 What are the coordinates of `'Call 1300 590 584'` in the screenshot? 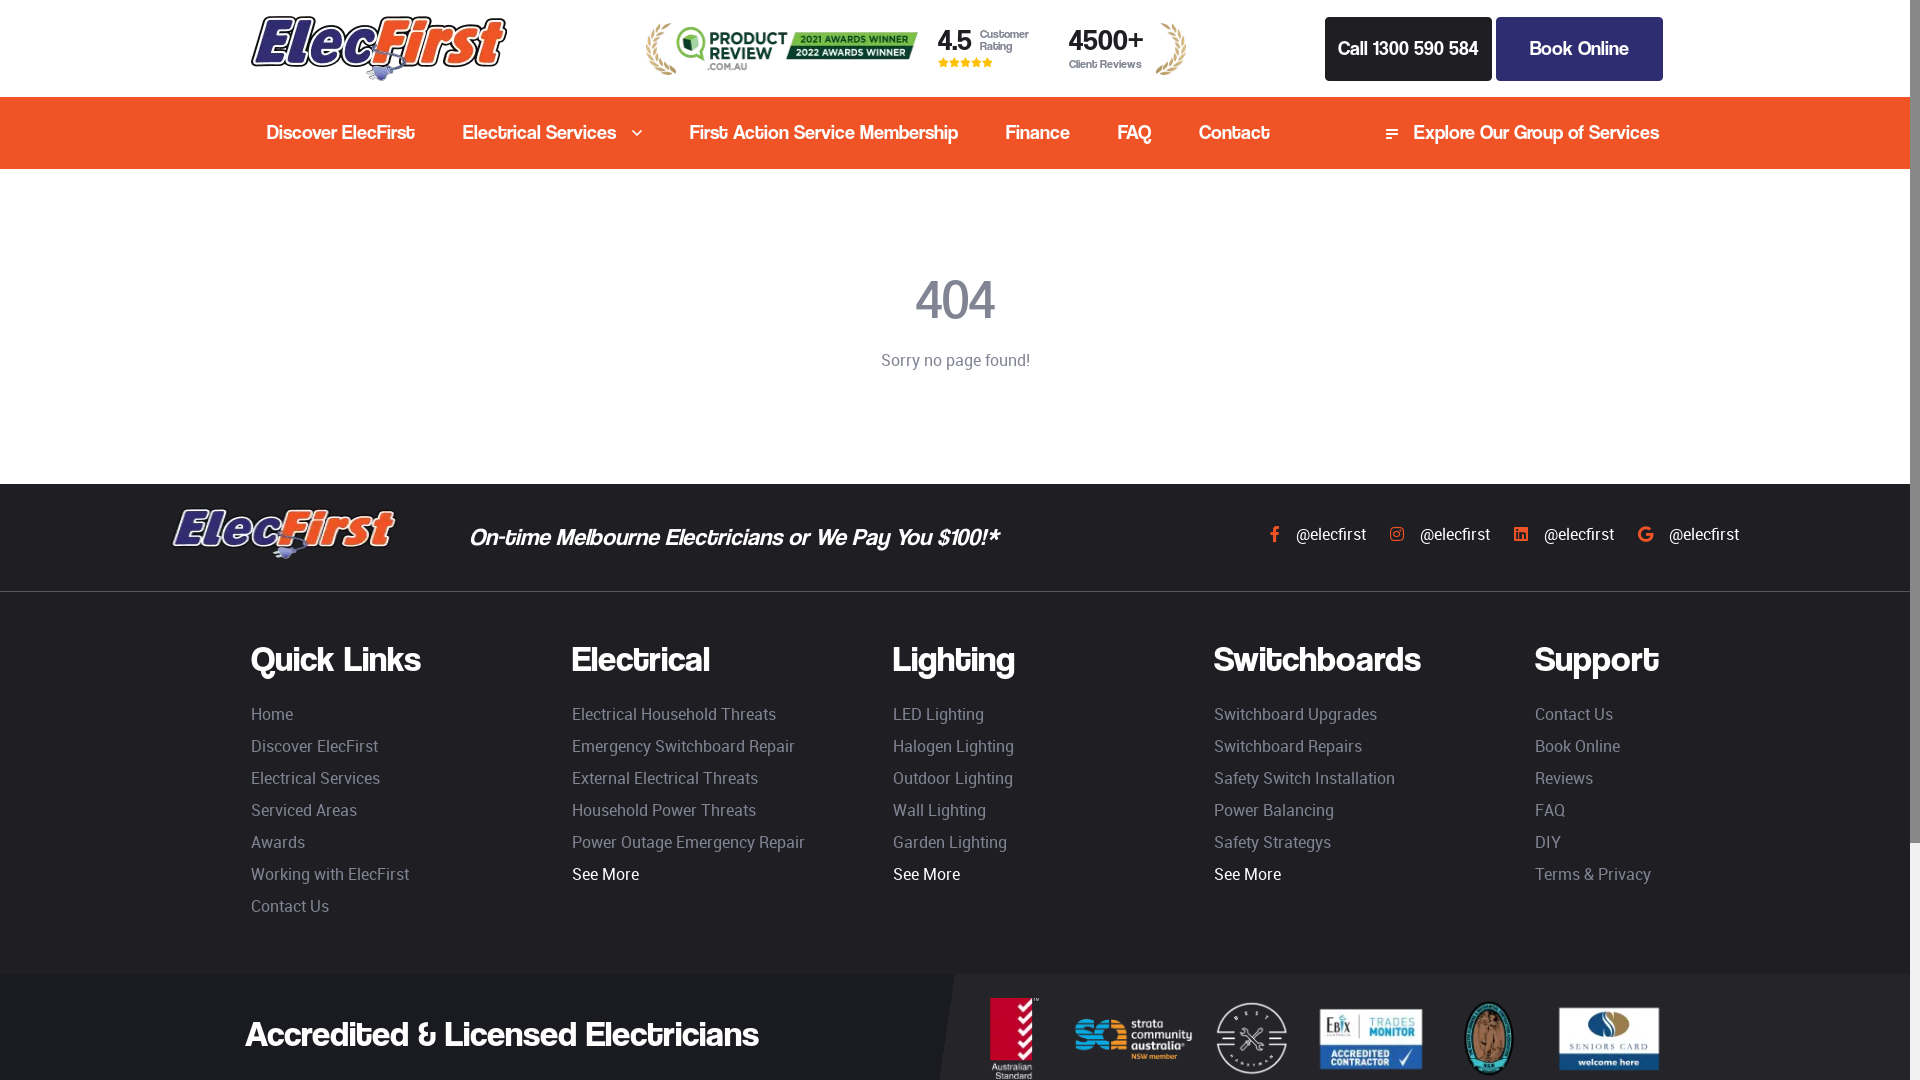 It's located at (1324, 46).